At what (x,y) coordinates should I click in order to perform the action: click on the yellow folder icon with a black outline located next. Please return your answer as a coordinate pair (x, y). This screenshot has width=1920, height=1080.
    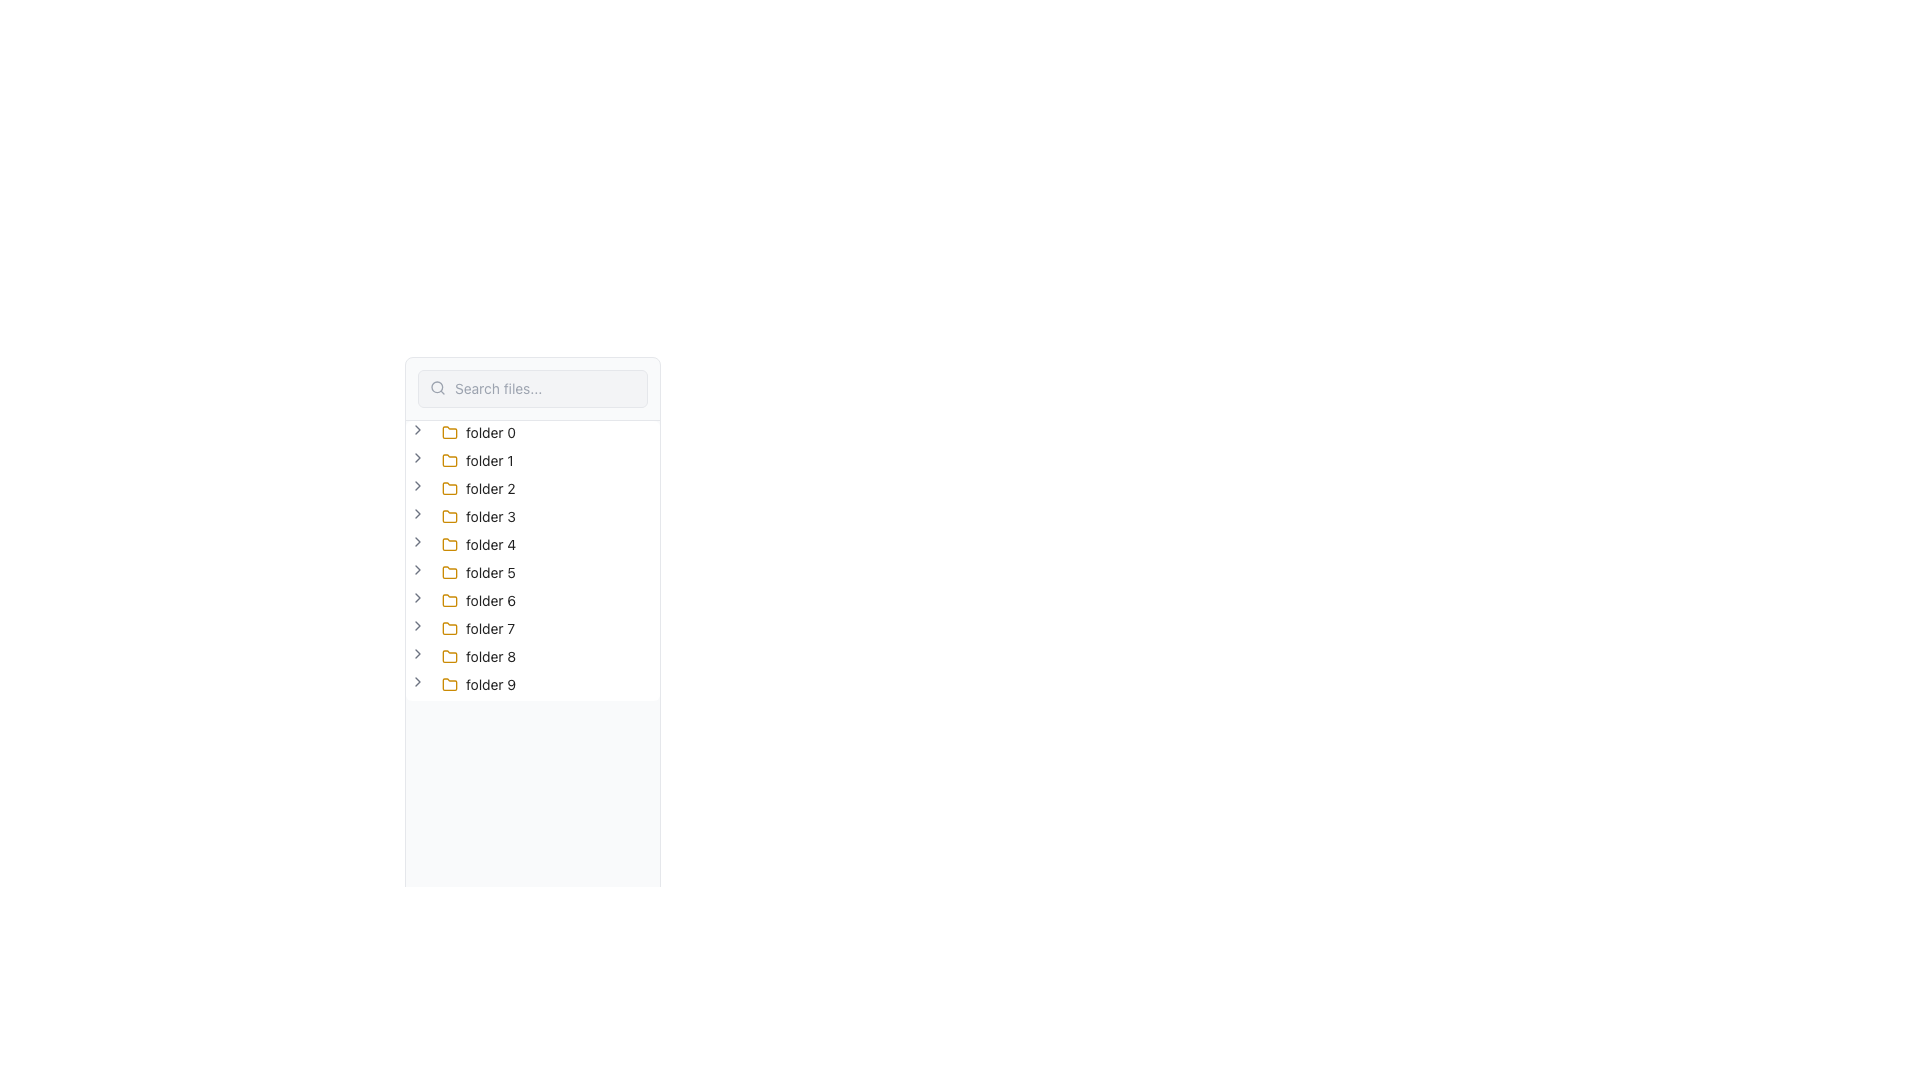
    Looking at the image, I should click on (449, 431).